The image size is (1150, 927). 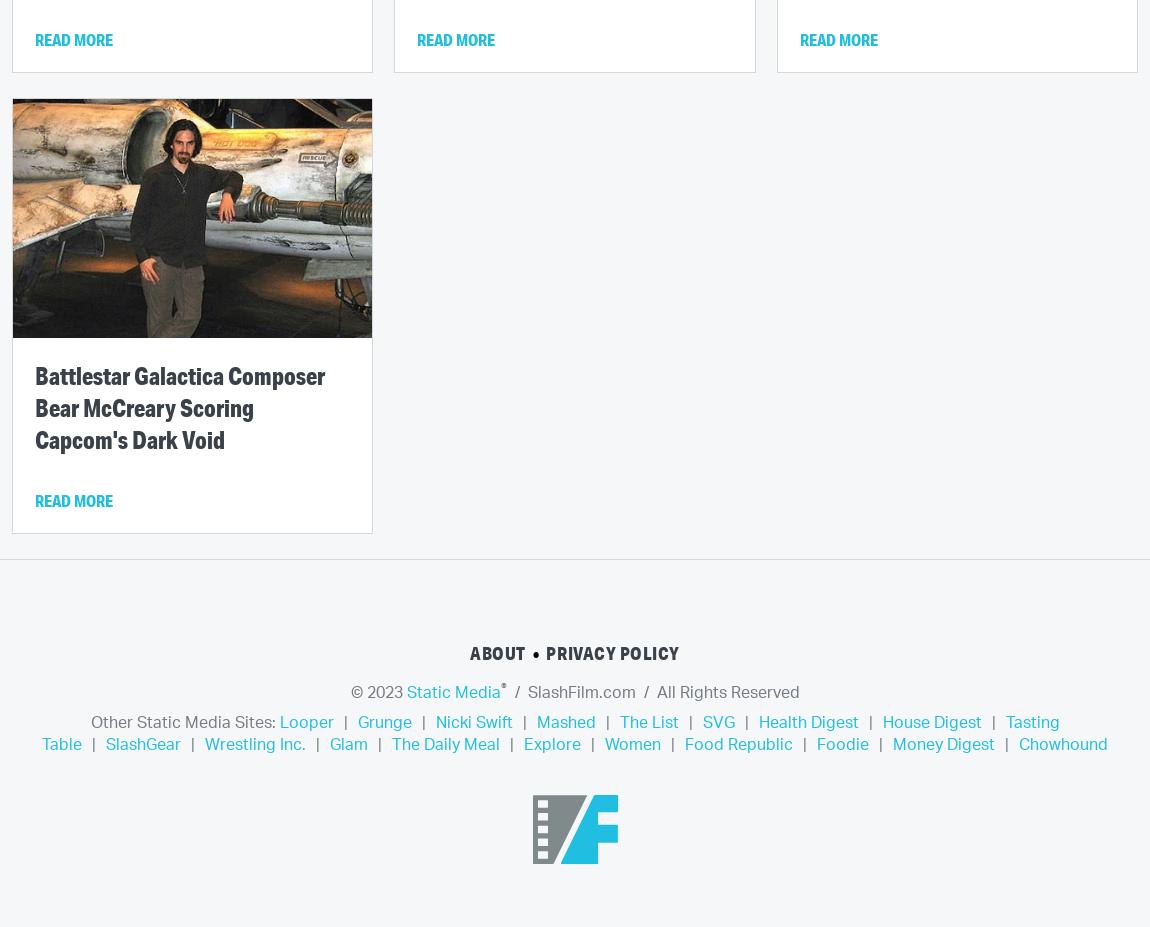 What do you see at coordinates (631, 744) in the screenshot?
I see `'Women'` at bounding box center [631, 744].